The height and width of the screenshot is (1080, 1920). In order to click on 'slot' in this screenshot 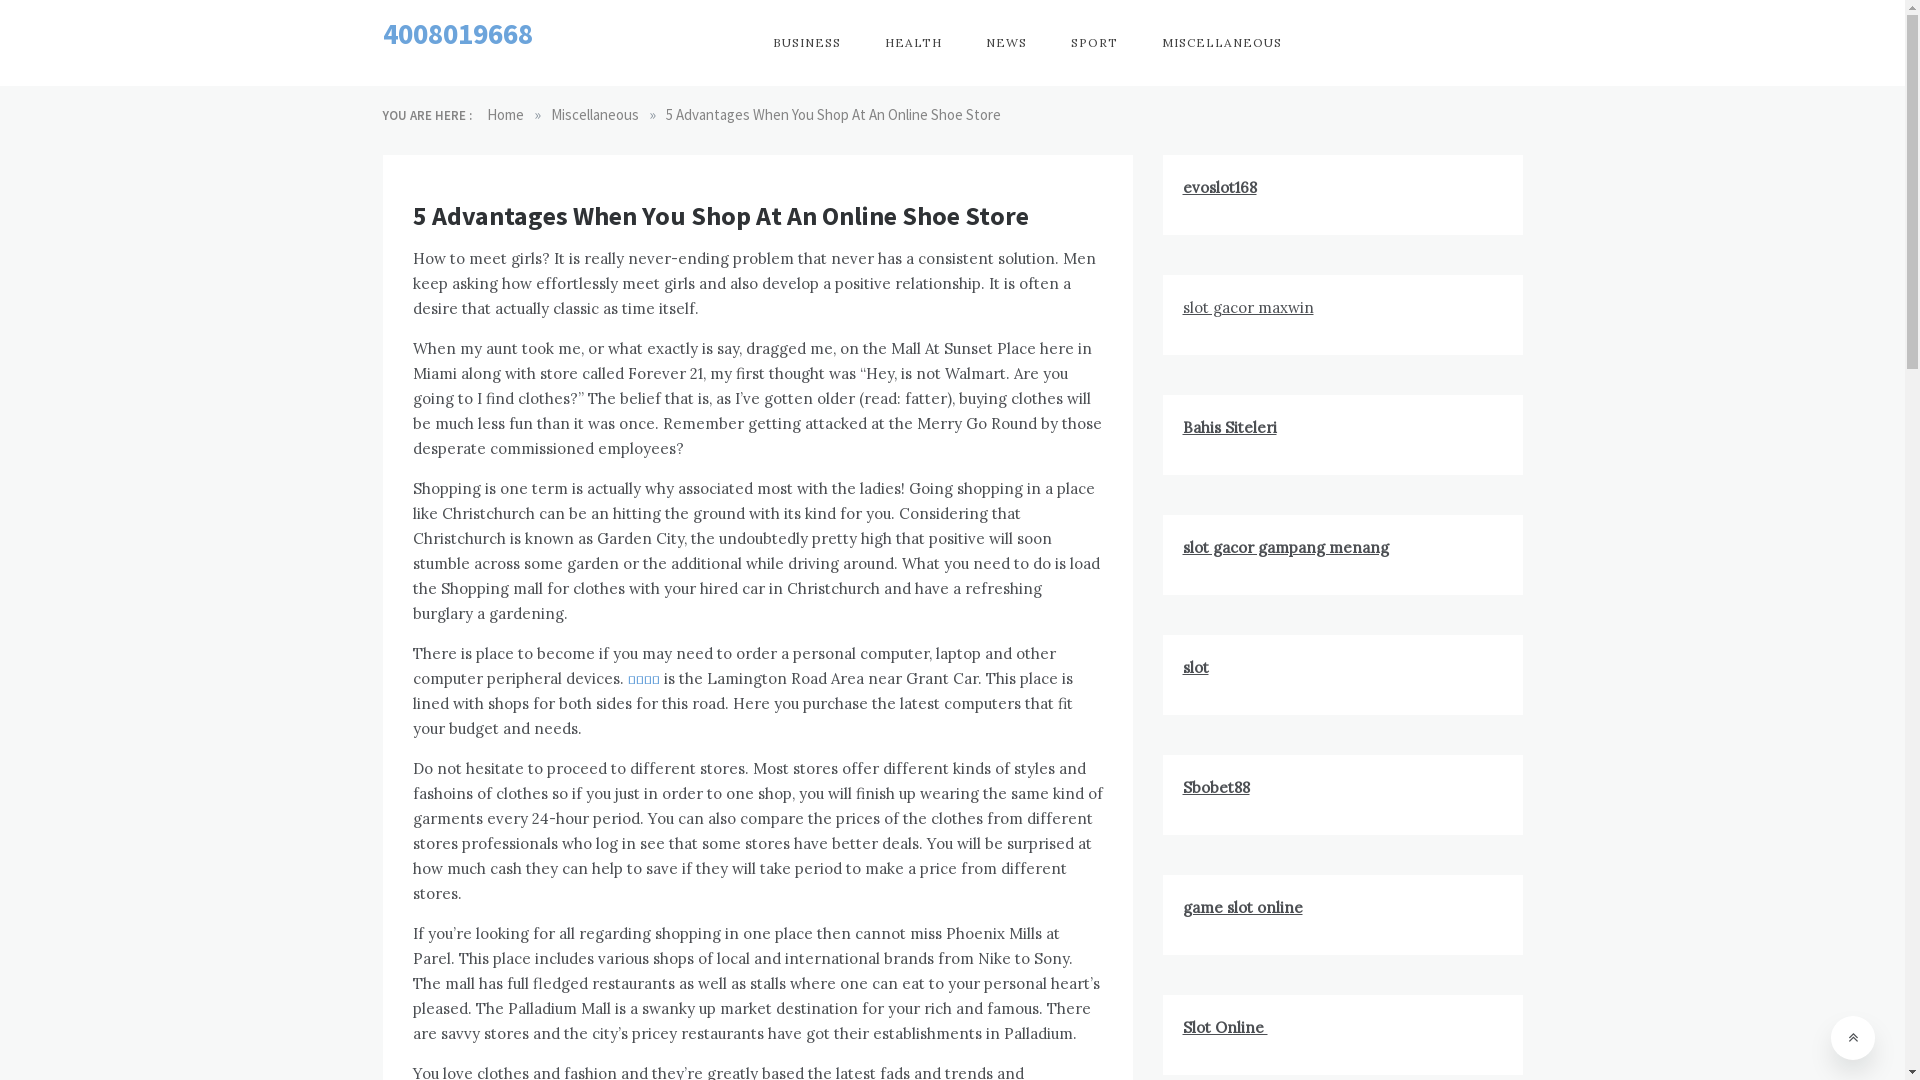, I will do `click(1181, 667)`.